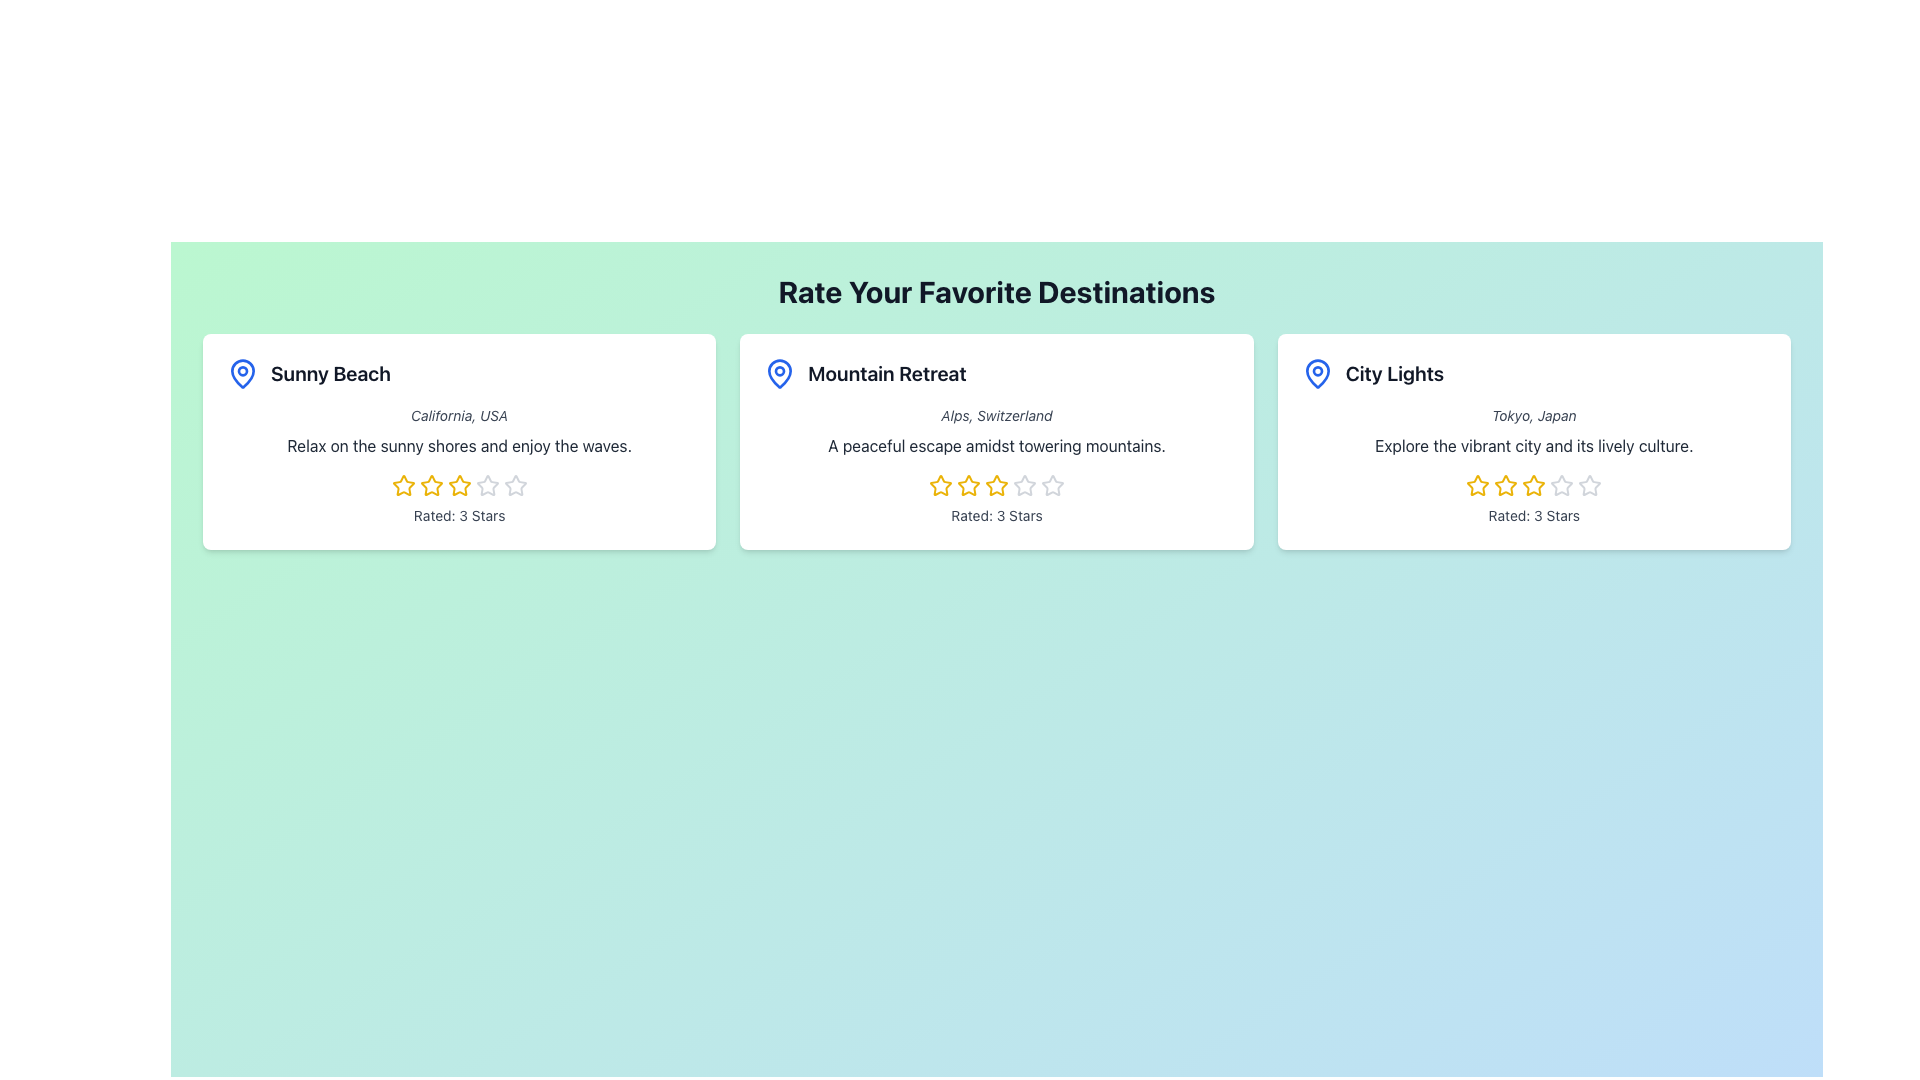 Image resolution: width=1920 pixels, height=1080 pixels. Describe the element at coordinates (1533, 515) in the screenshot. I see `numerical rating displayed in the text label located at the bottom section of the 'City Lights' card, directly below the star rating icons` at that location.